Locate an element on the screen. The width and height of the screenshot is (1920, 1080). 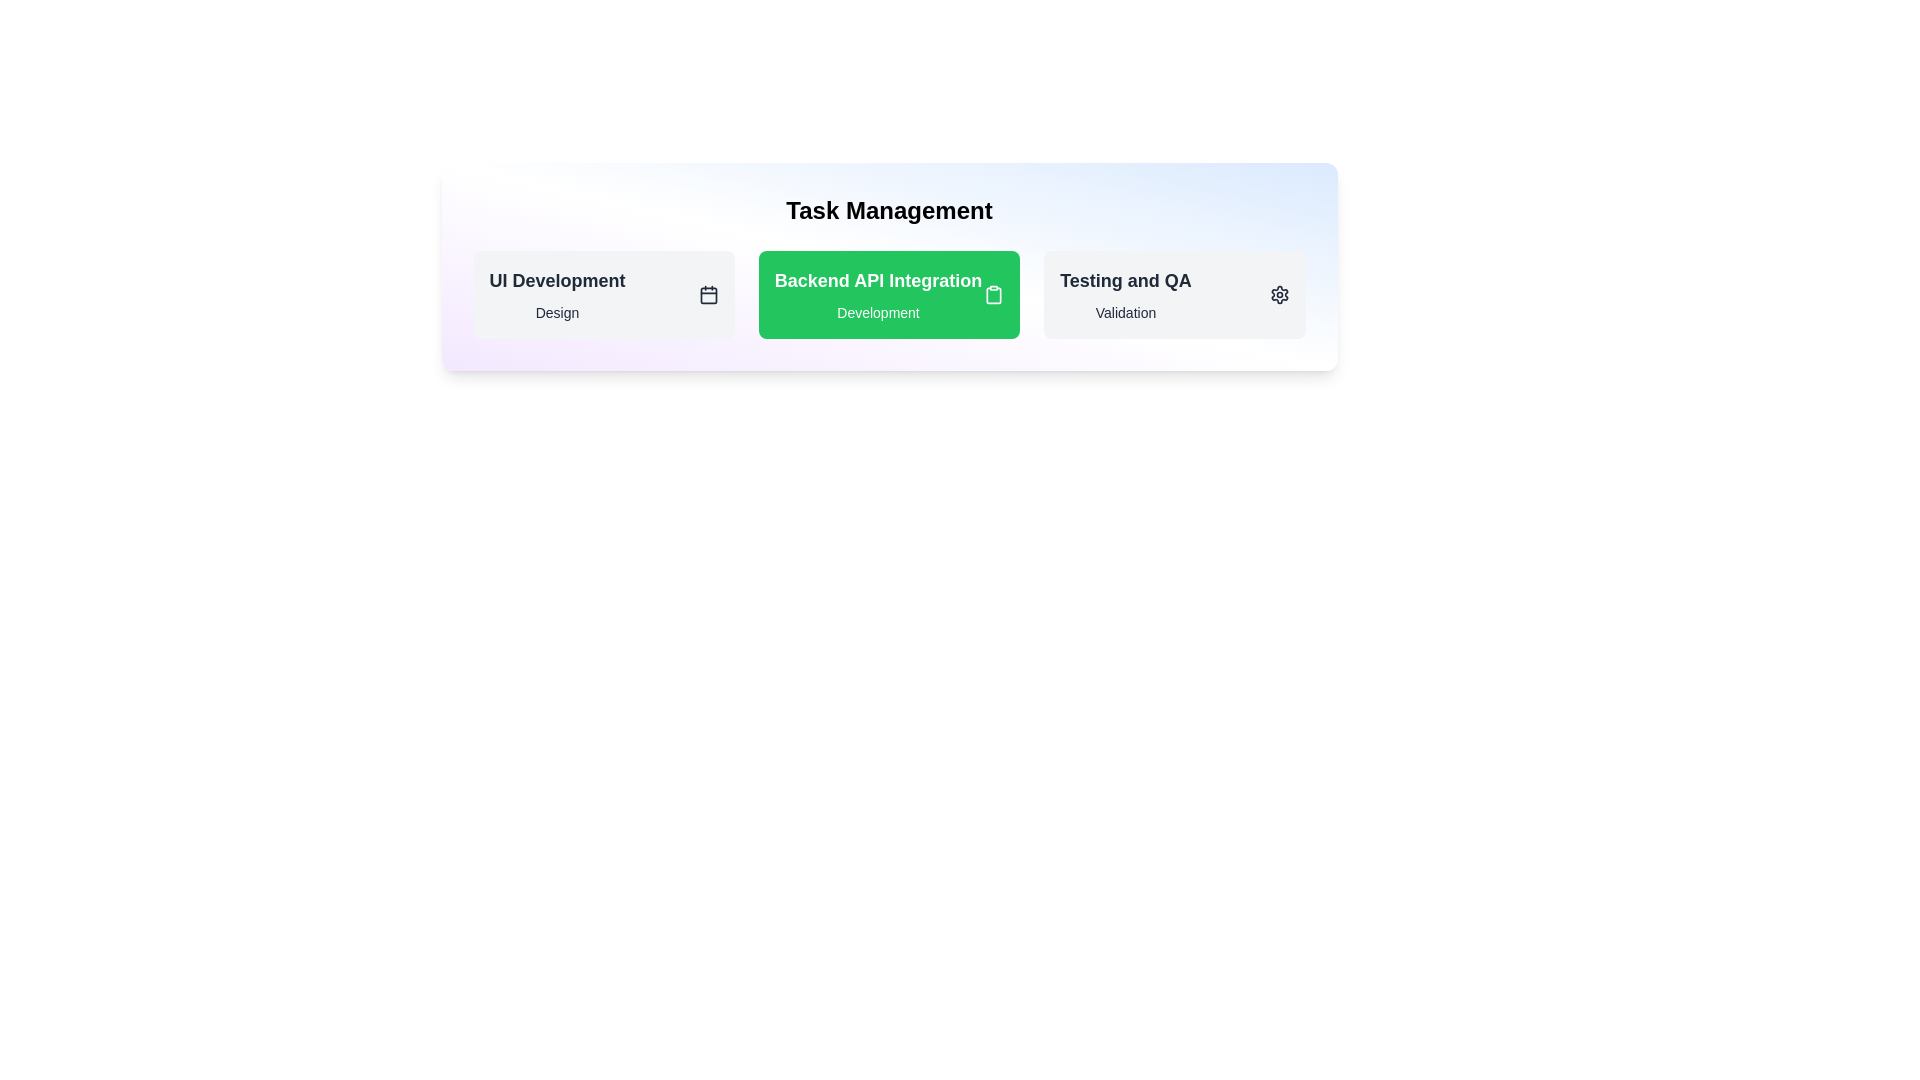
the task category icon to view additional context for UI Development is located at coordinates (708, 294).